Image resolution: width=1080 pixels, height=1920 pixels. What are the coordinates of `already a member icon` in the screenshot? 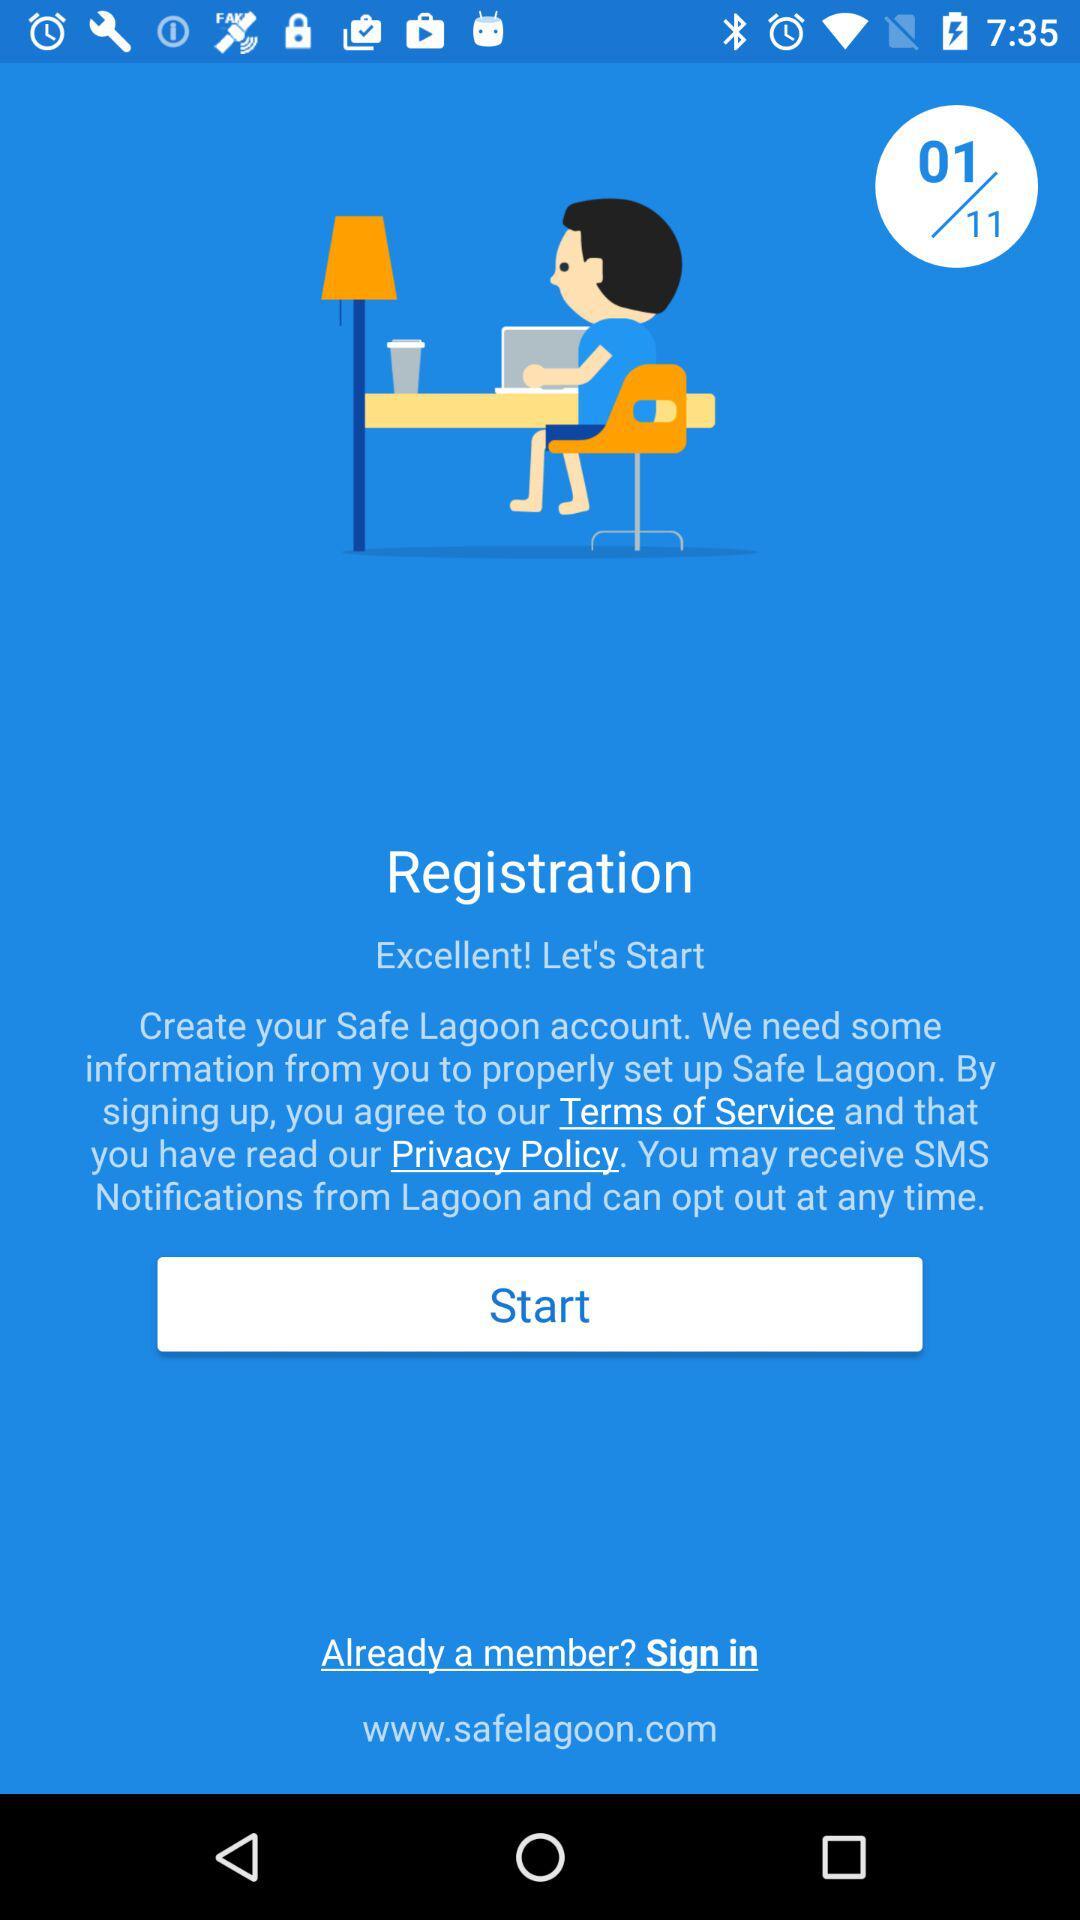 It's located at (538, 1651).